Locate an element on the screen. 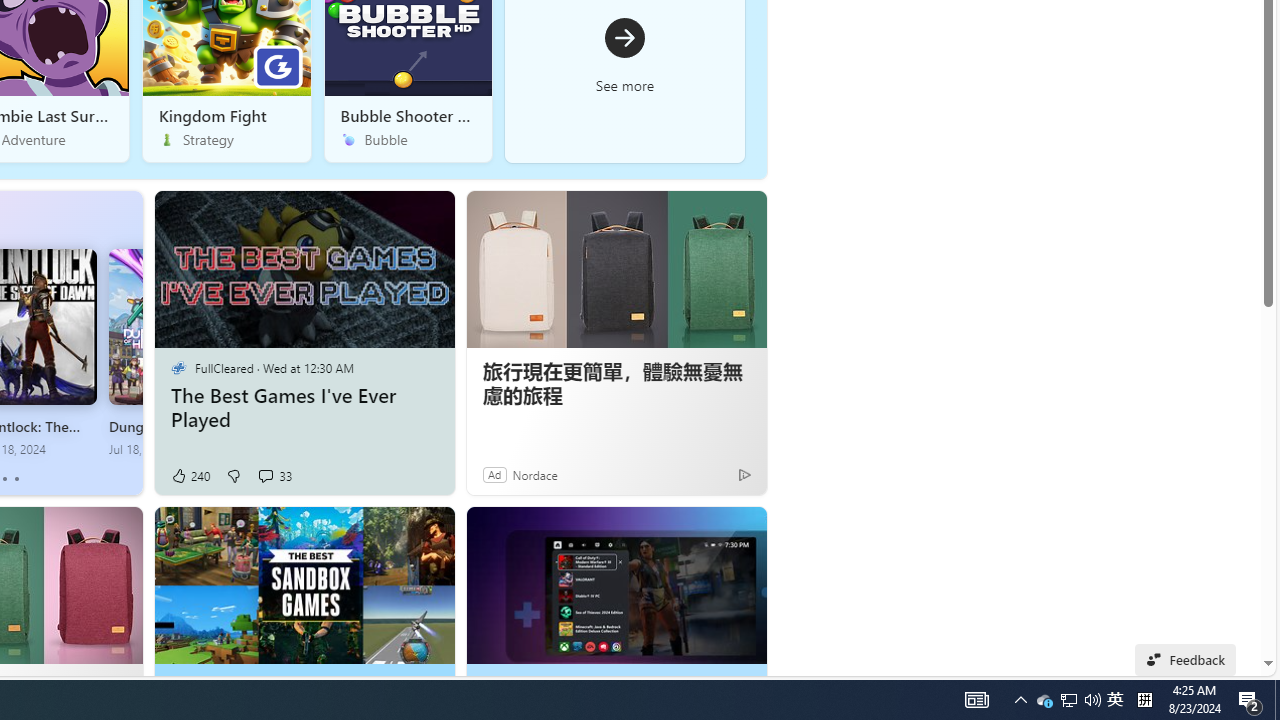 Image resolution: width=1280 pixels, height=720 pixels. '240 Like' is located at coordinates (190, 475).